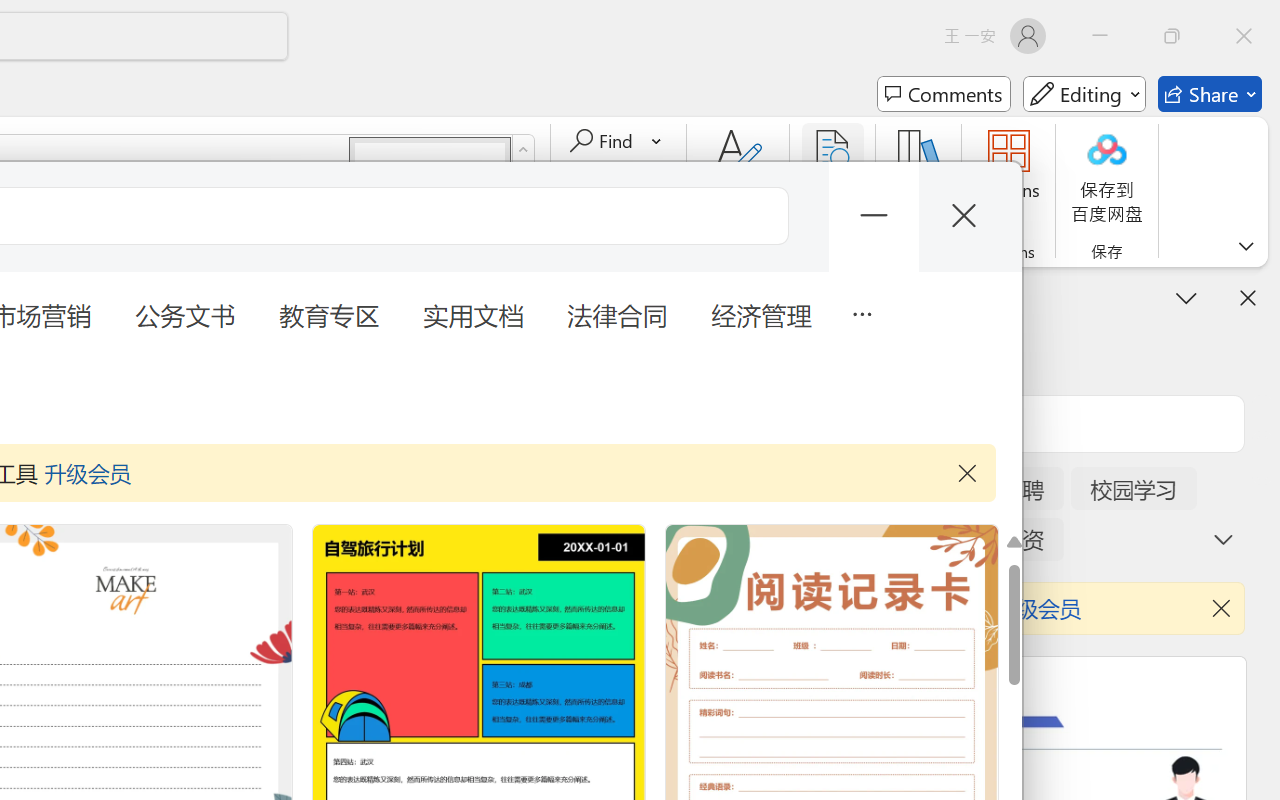 The width and height of the screenshot is (1280, 800). I want to click on 'Comments', so click(943, 94).